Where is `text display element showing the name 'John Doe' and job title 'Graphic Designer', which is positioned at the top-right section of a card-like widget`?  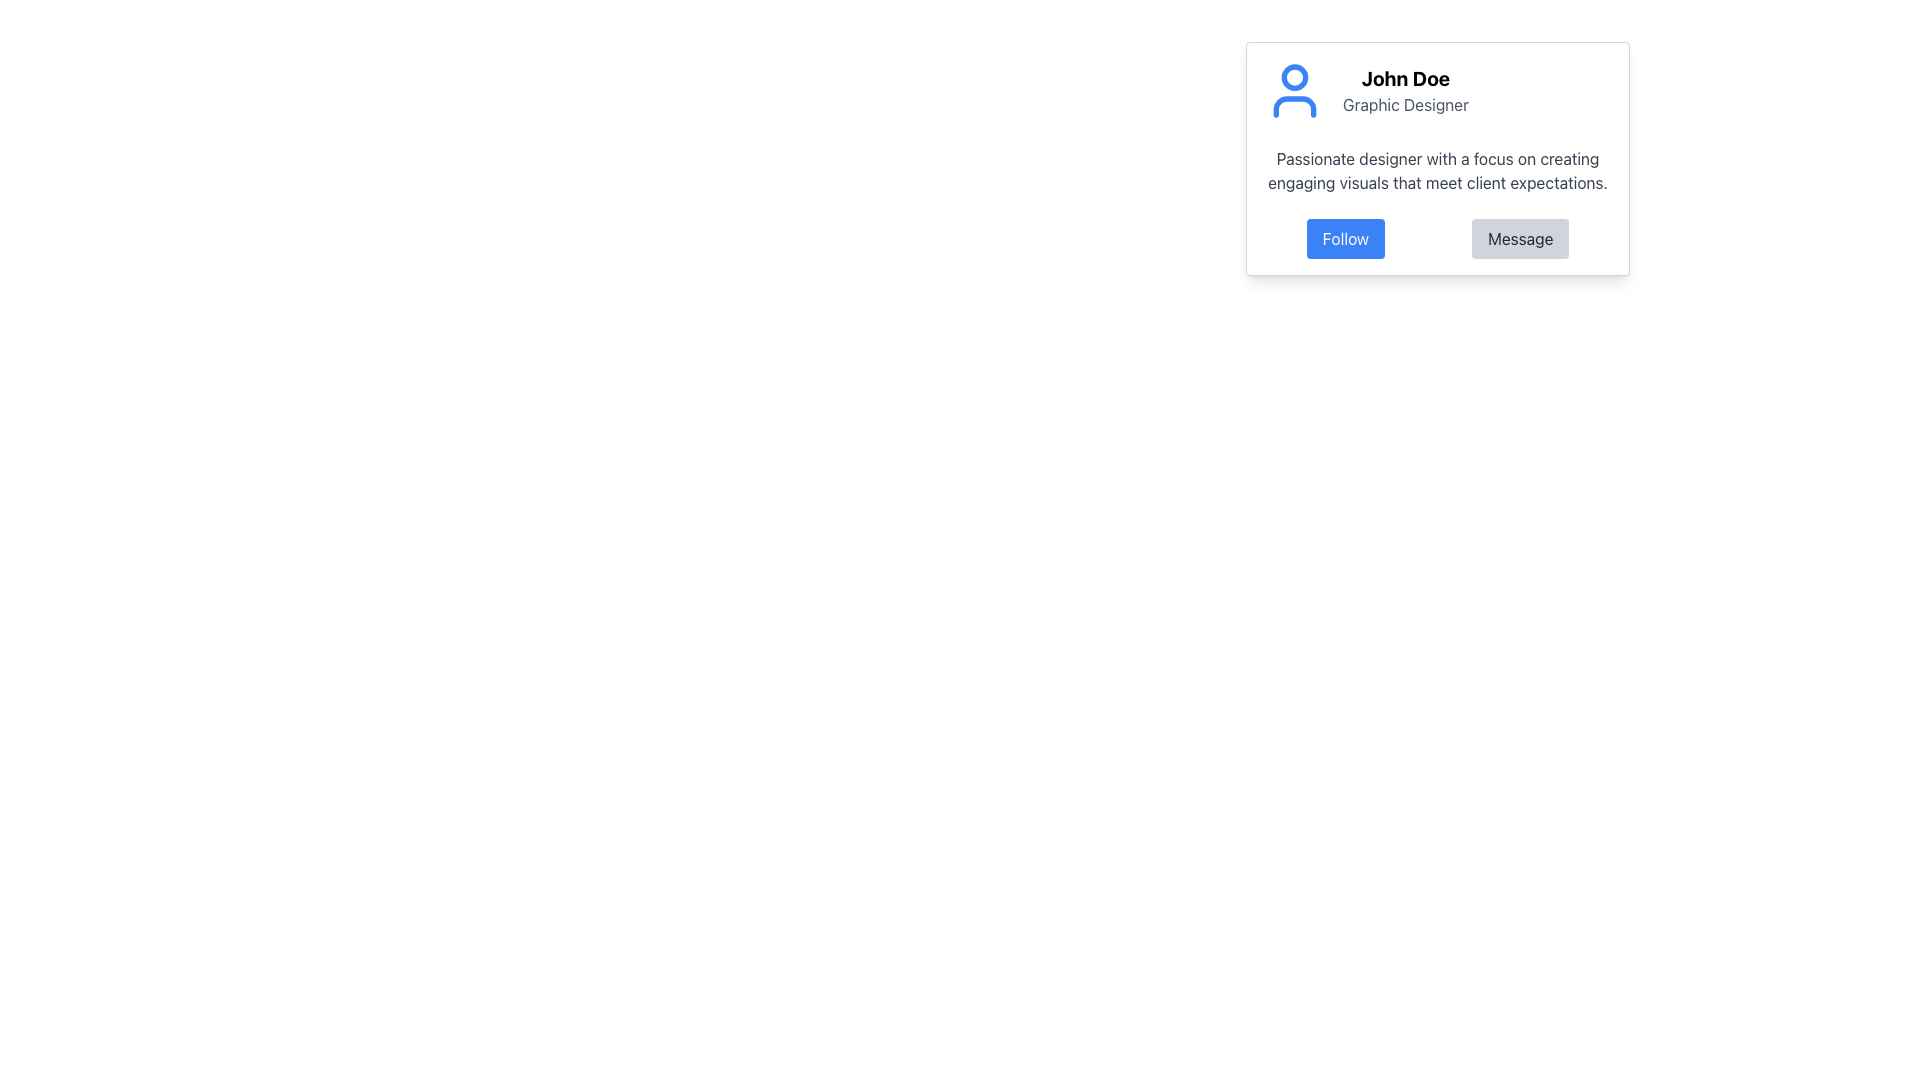 text display element showing the name 'John Doe' and job title 'Graphic Designer', which is positioned at the top-right section of a card-like widget is located at coordinates (1405, 91).